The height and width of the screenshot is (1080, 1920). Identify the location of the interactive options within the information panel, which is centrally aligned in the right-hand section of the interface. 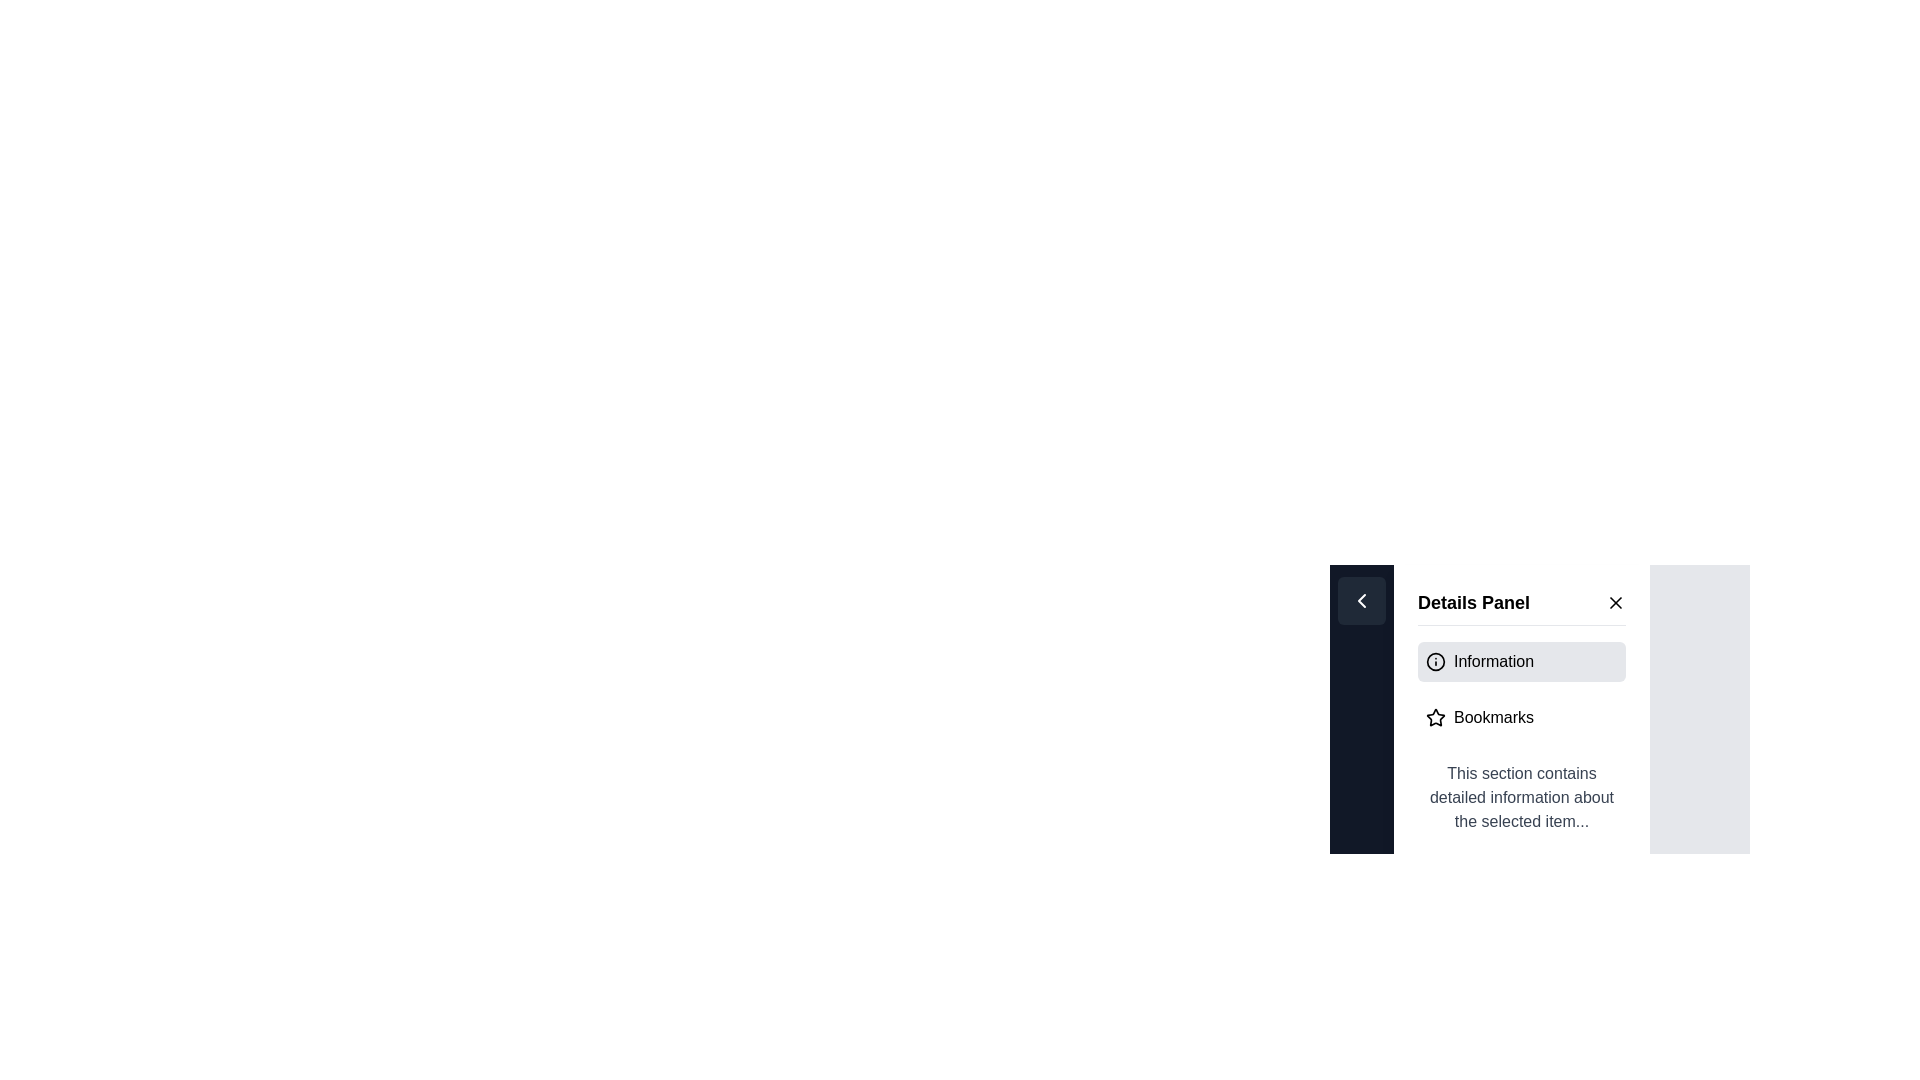
(1539, 696).